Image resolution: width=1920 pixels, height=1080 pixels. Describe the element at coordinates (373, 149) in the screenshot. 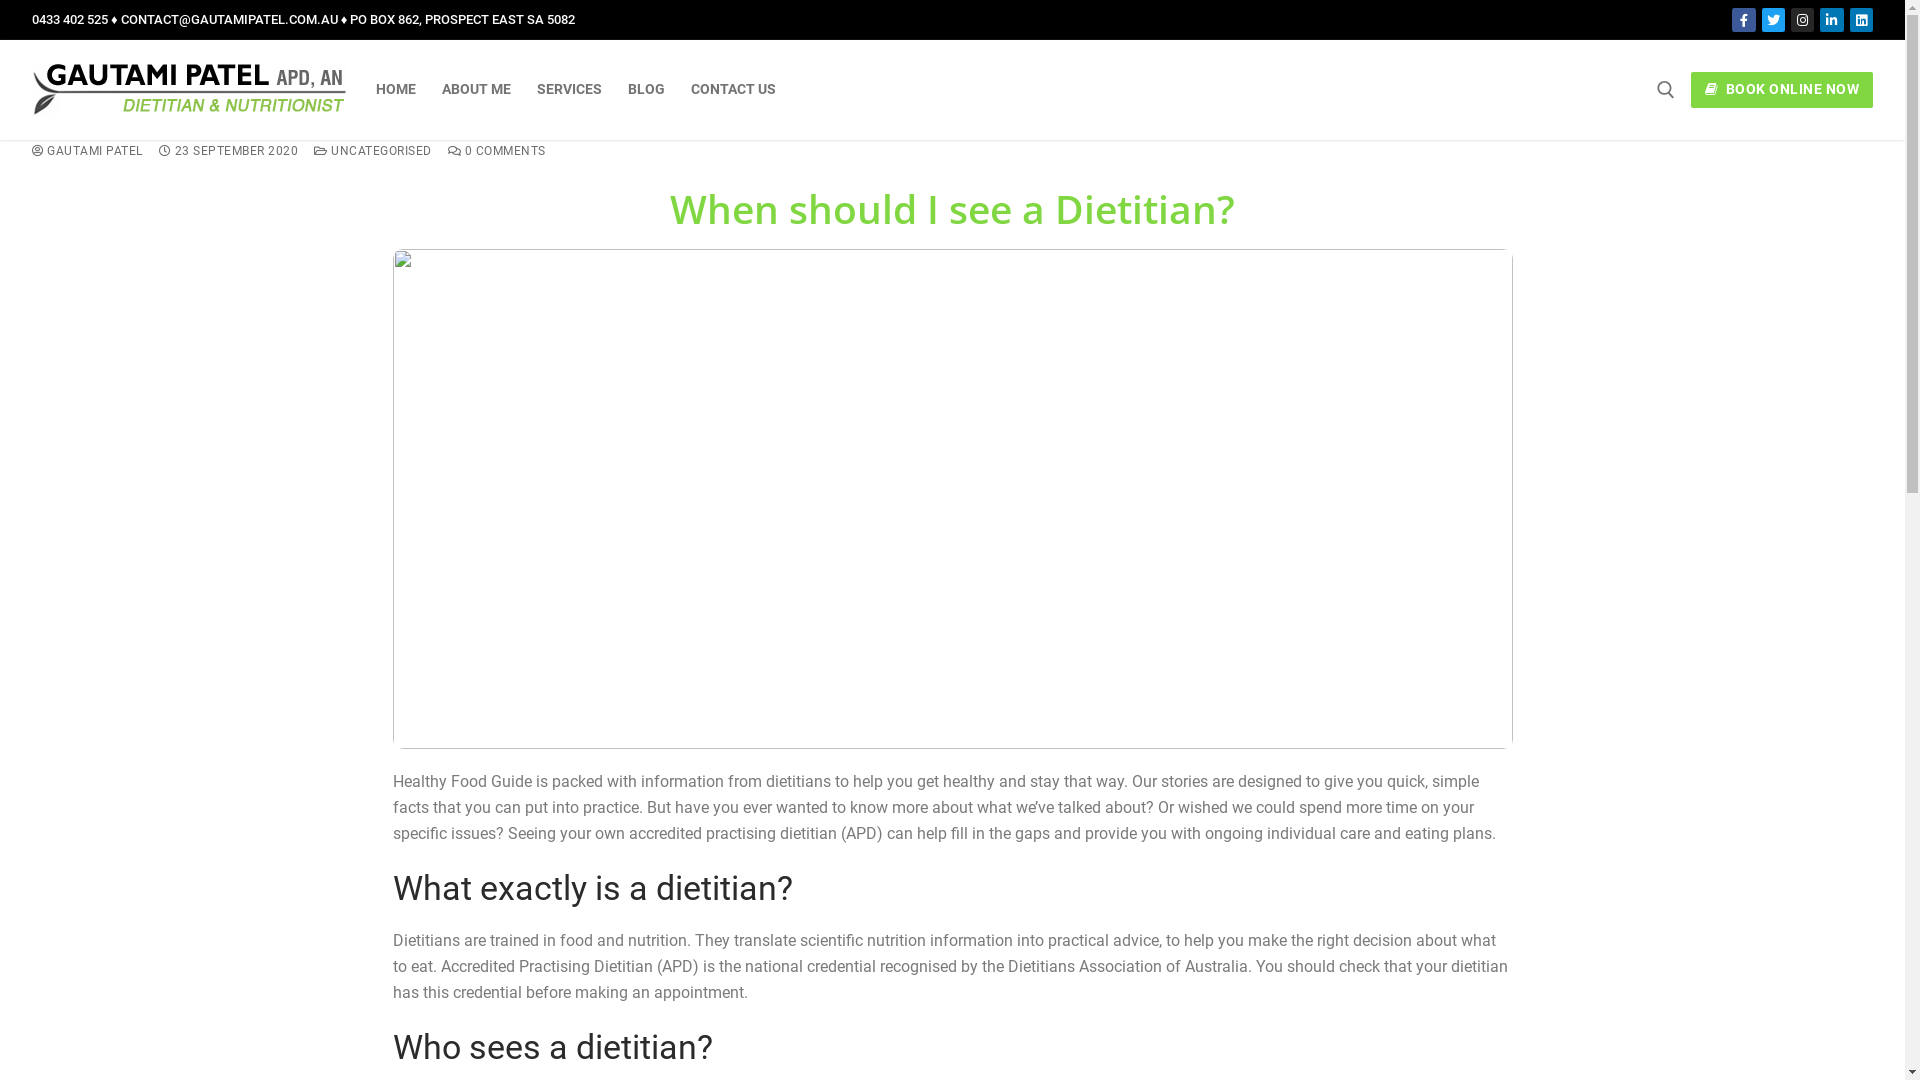

I see `'UNCATEGORISED'` at that location.